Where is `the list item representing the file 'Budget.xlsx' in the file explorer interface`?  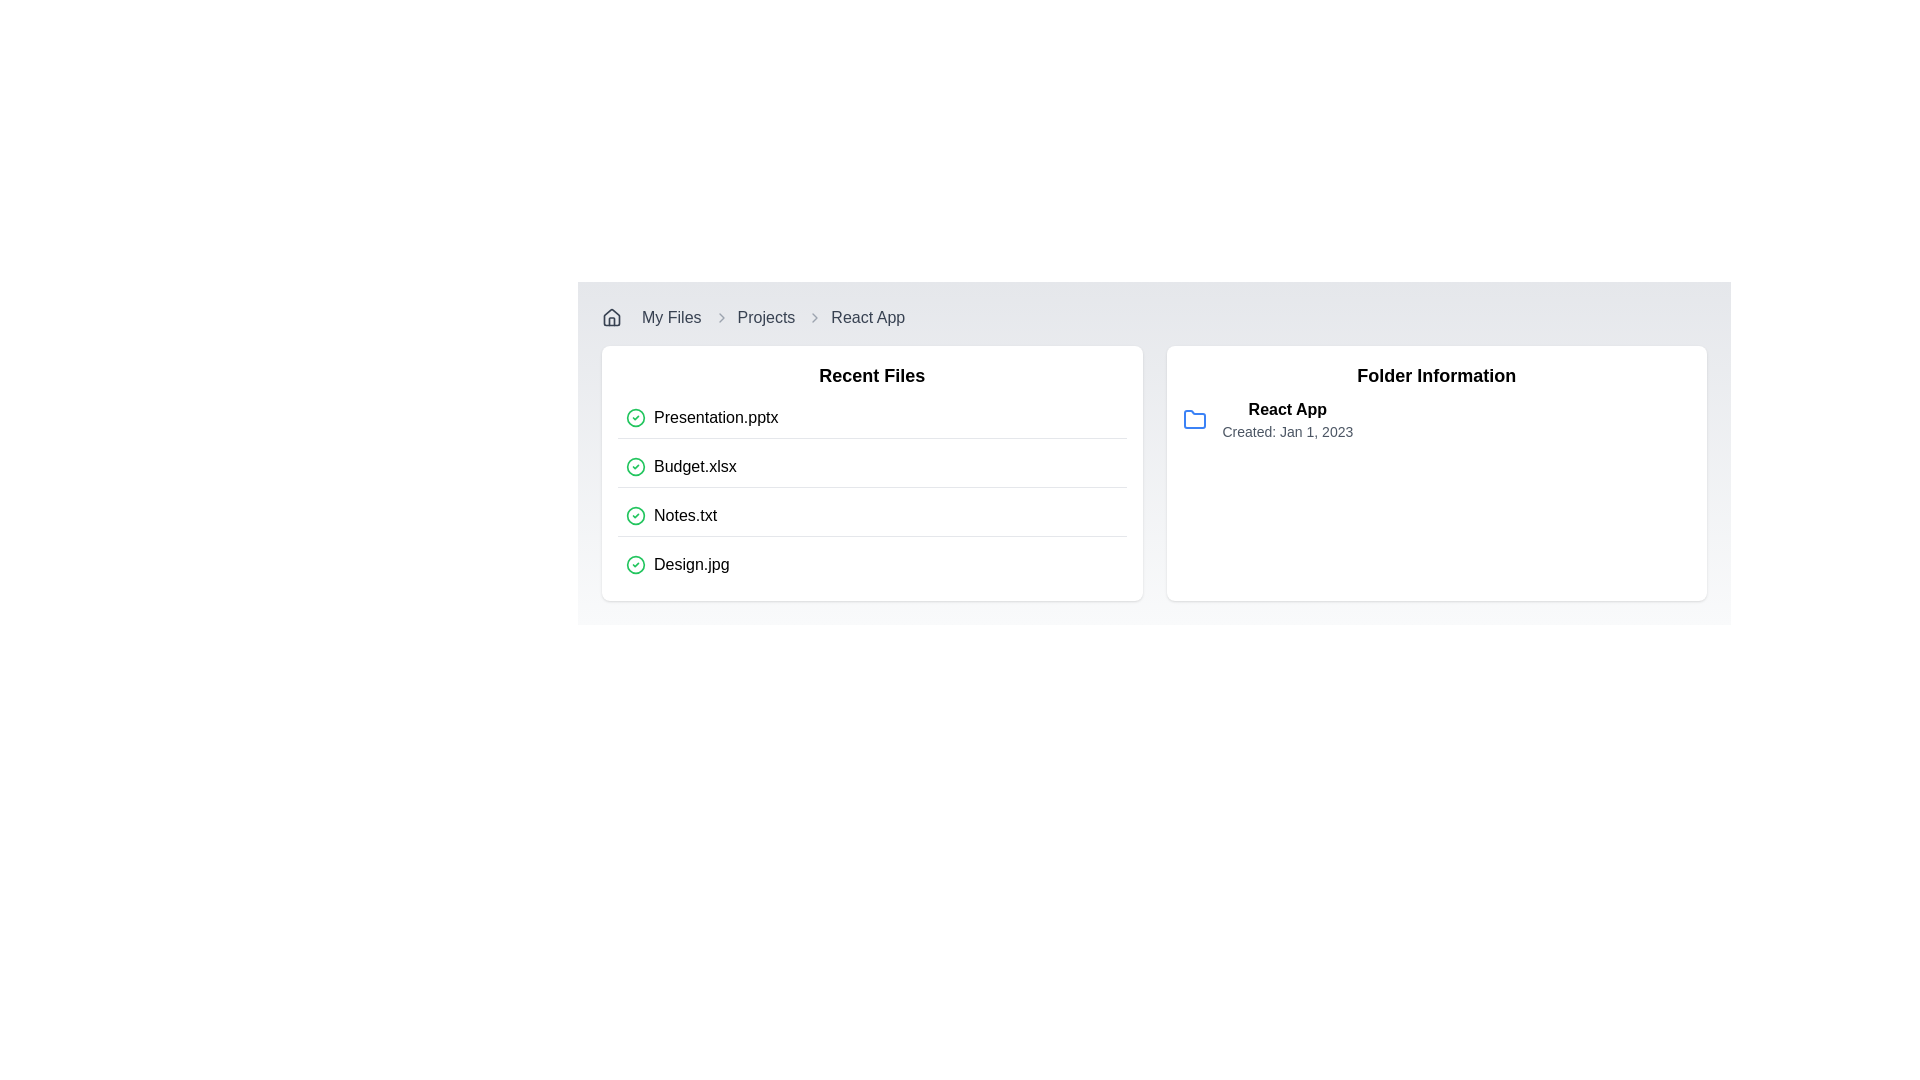 the list item representing the file 'Budget.xlsx' in the file explorer interface is located at coordinates (872, 467).